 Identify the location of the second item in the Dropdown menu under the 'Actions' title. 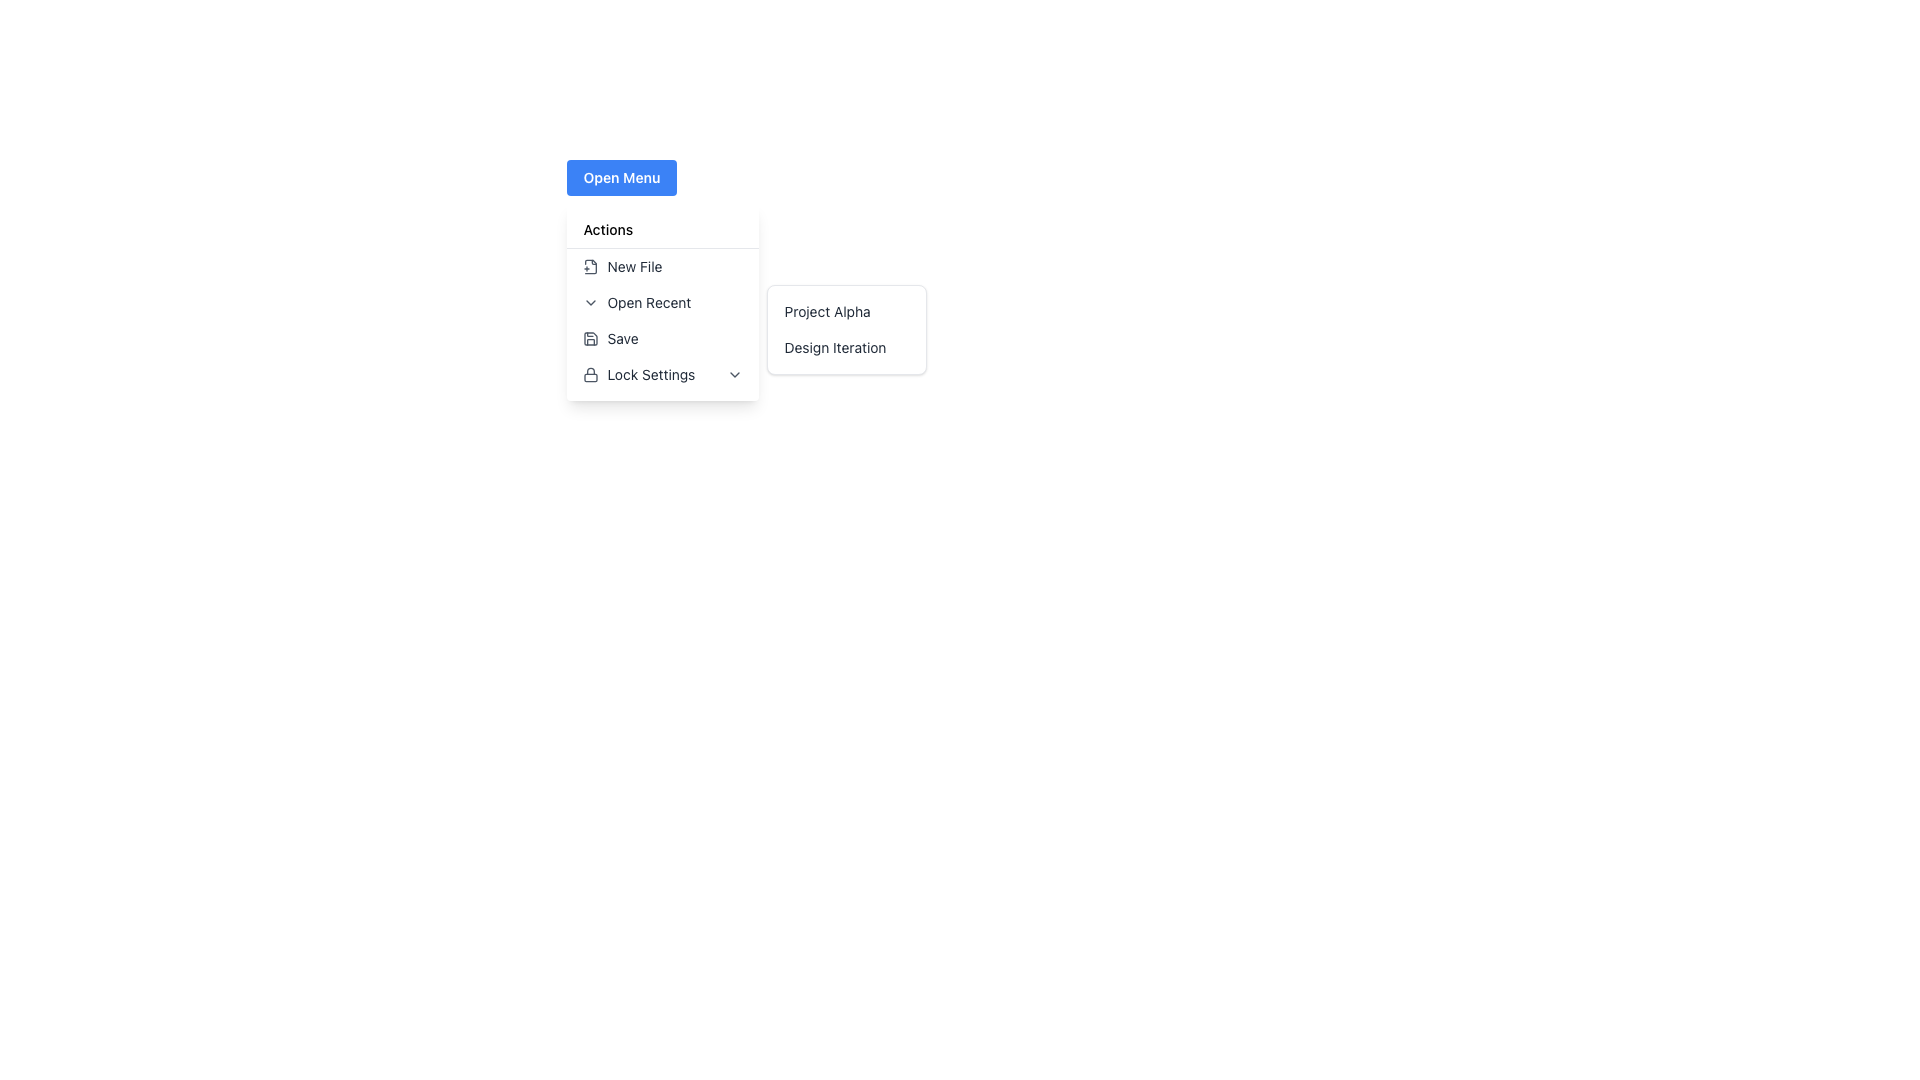
(663, 303).